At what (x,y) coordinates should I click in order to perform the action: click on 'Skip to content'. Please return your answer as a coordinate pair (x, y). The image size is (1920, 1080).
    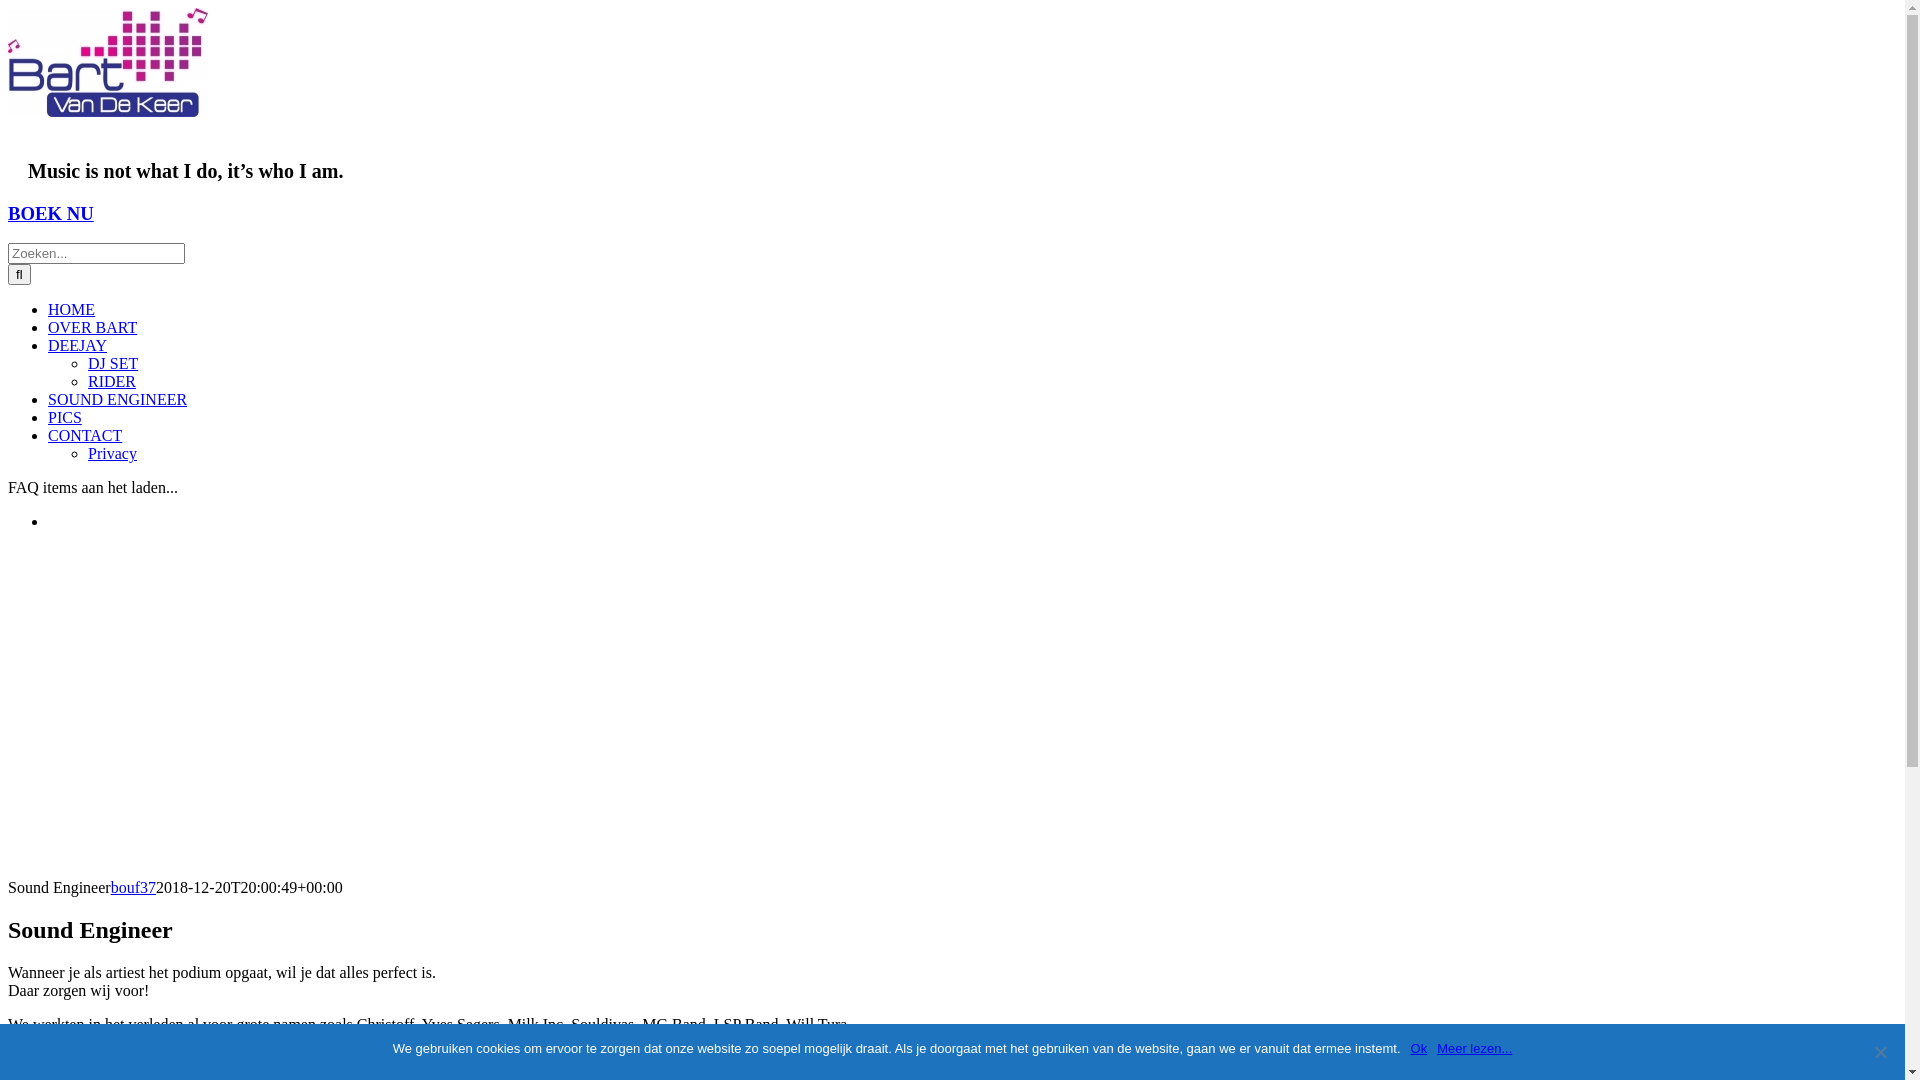
    Looking at the image, I should click on (7, 7).